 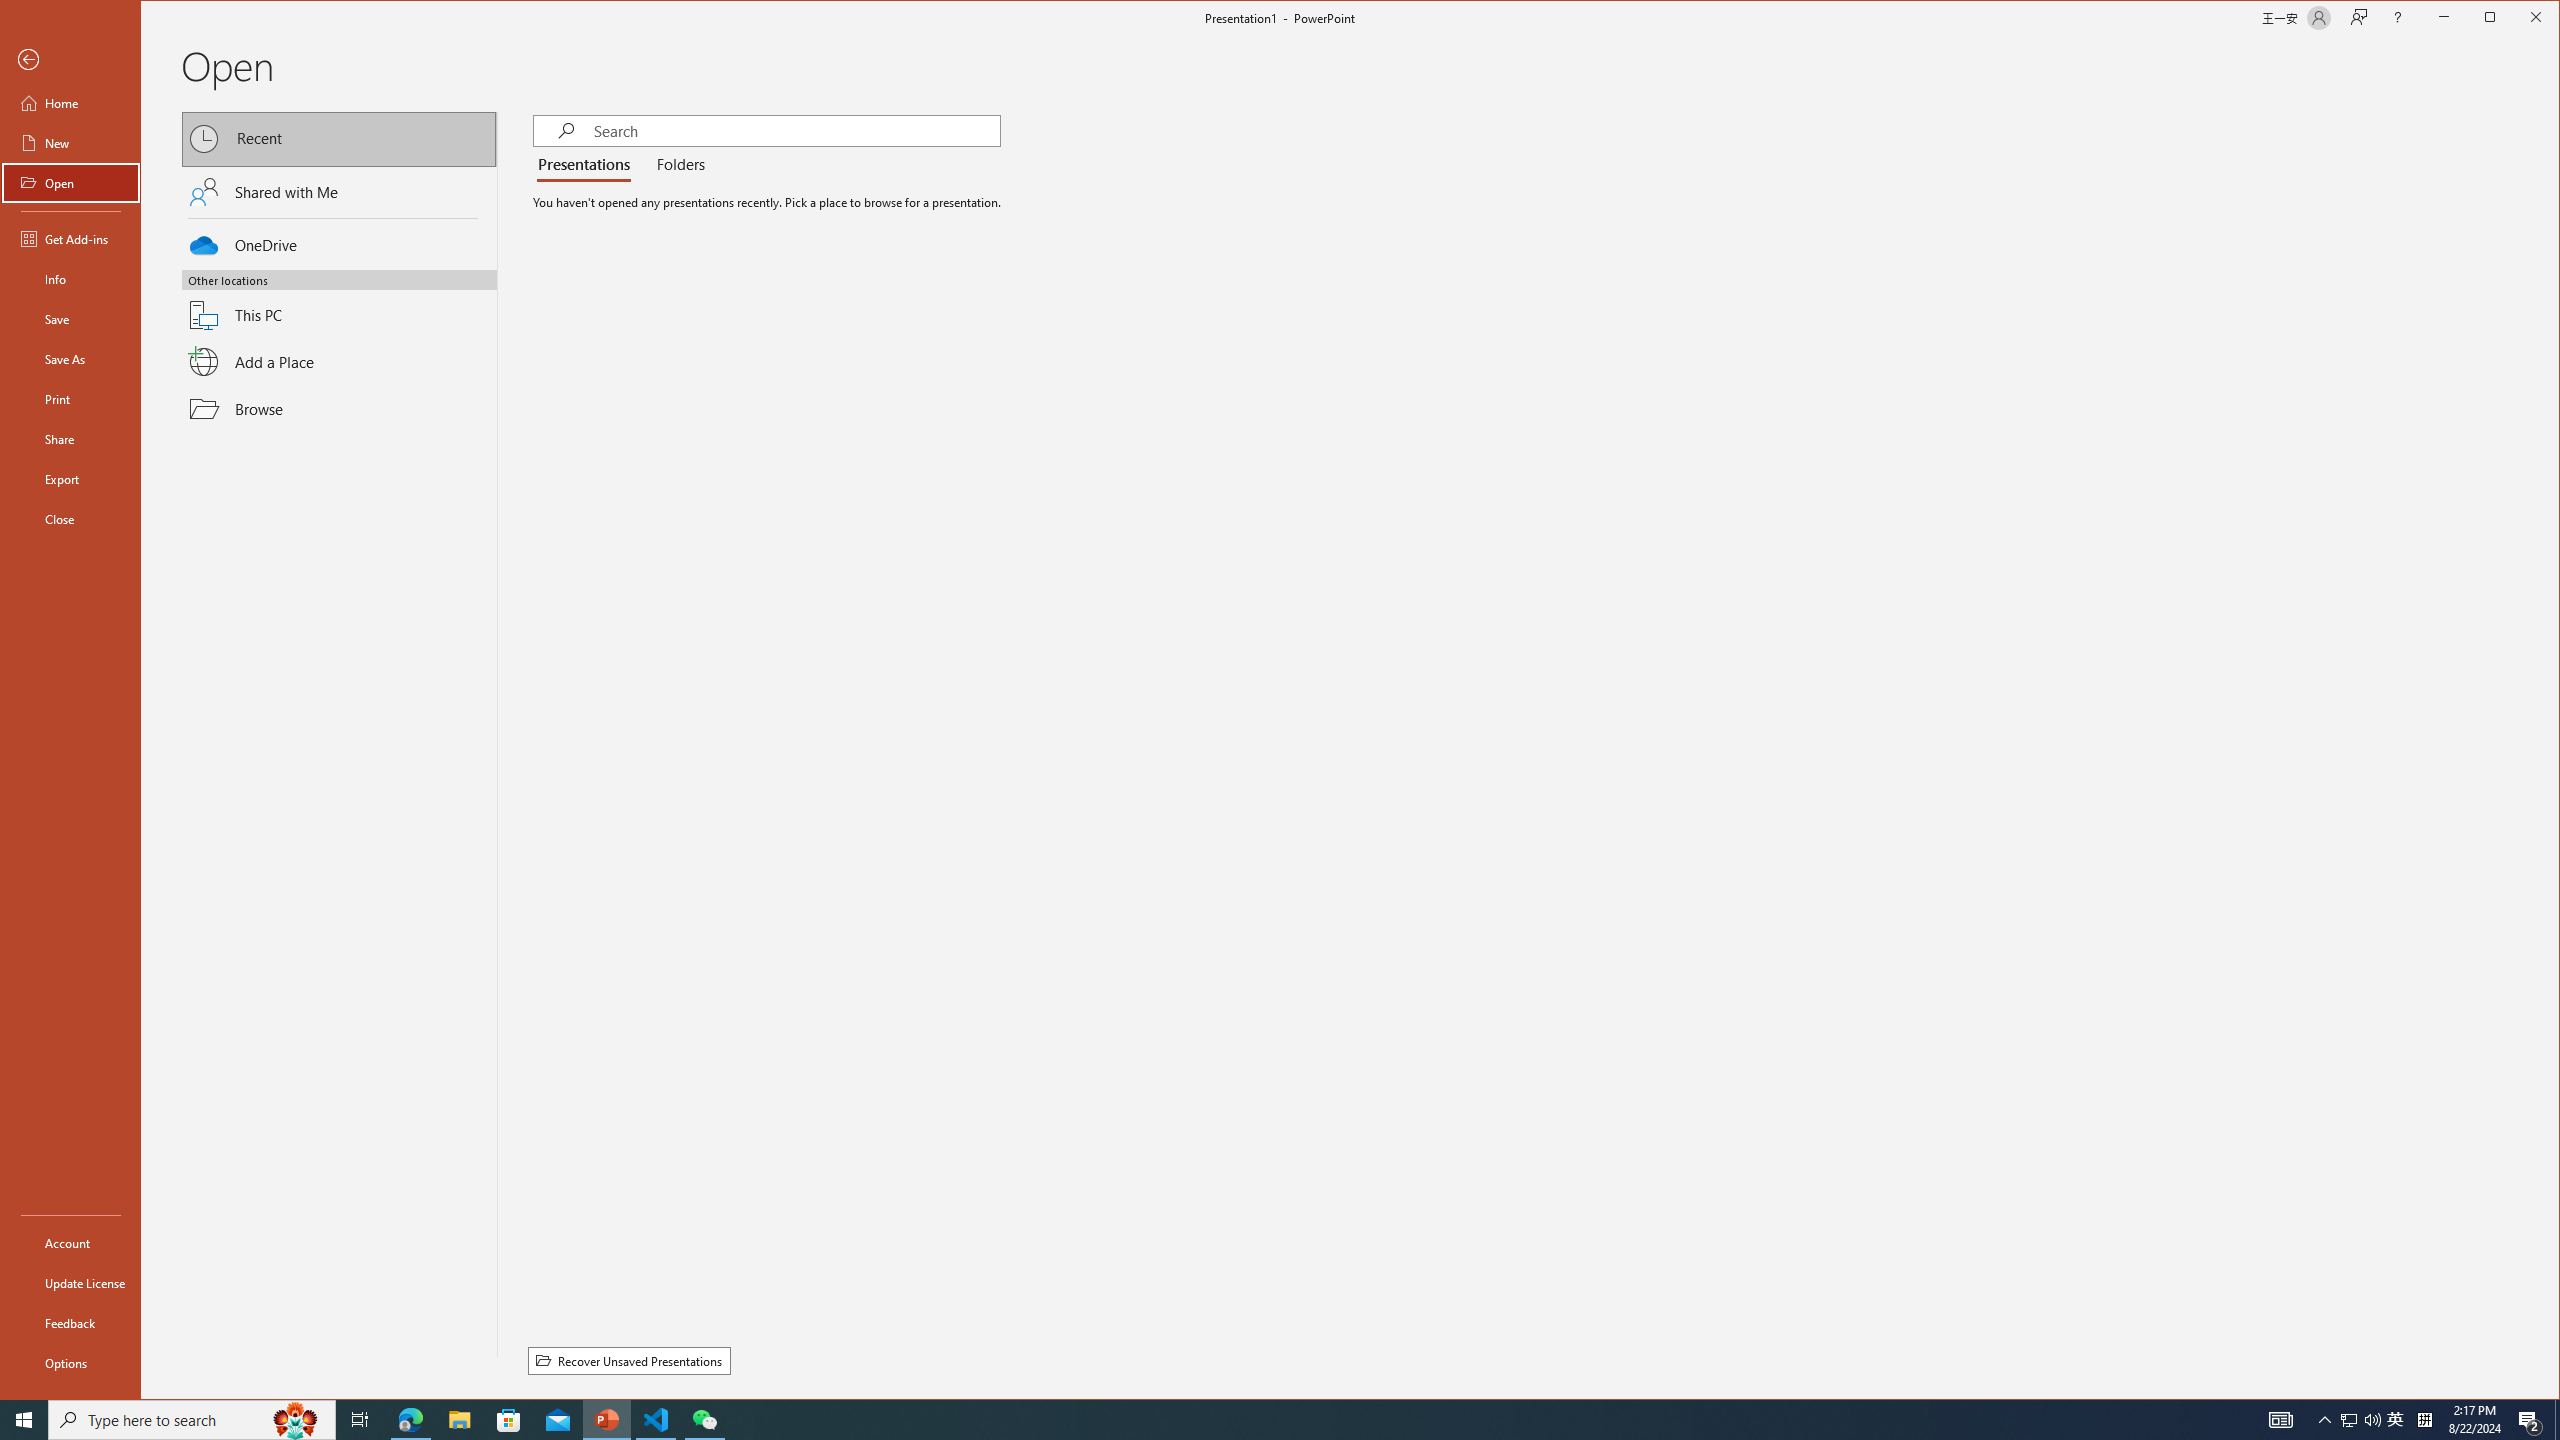 What do you see at coordinates (69, 238) in the screenshot?
I see `'Get Add-ins'` at bounding box center [69, 238].